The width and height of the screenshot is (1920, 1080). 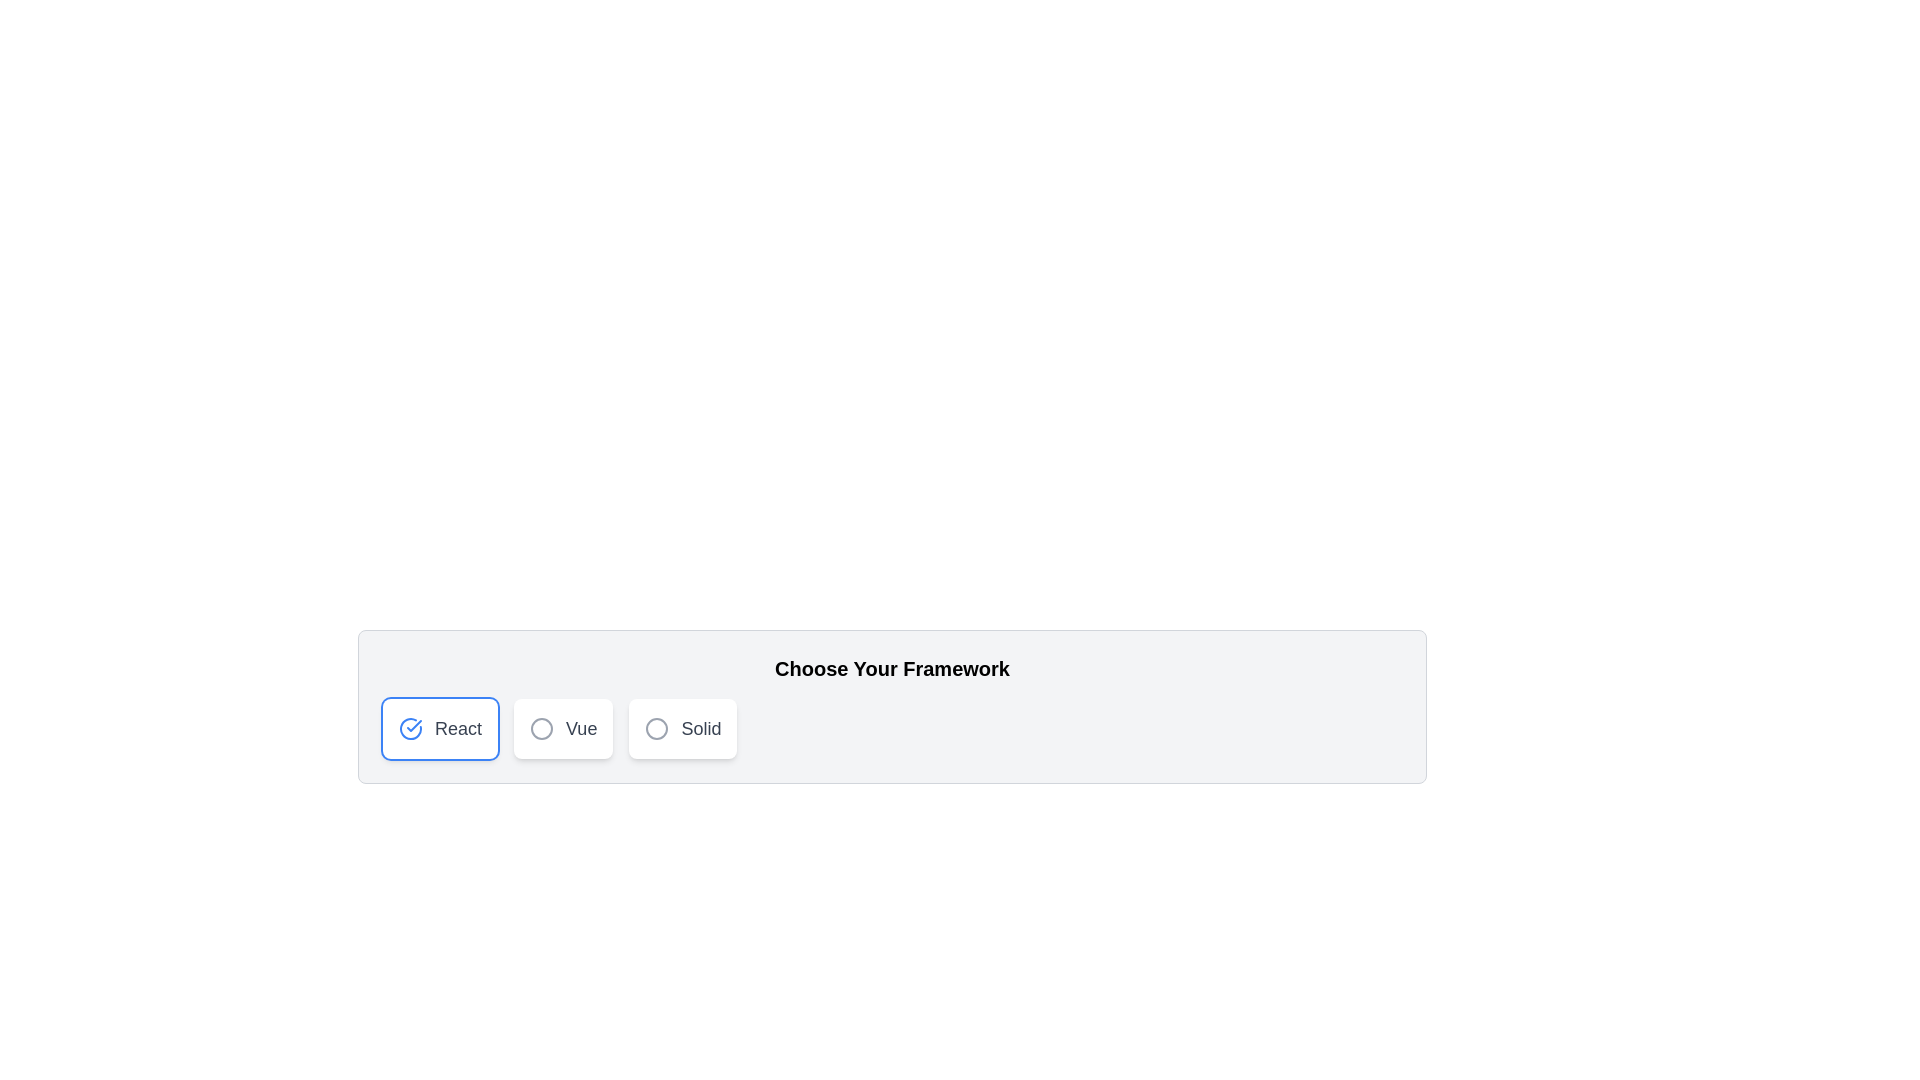 What do you see at coordinates (410, 729) in the screenshot?
I see `the confirmation icon indicating a selected state for the 'React' option, located in the first card under 'Choose Your Framework'` at bounding box center [410, 729].